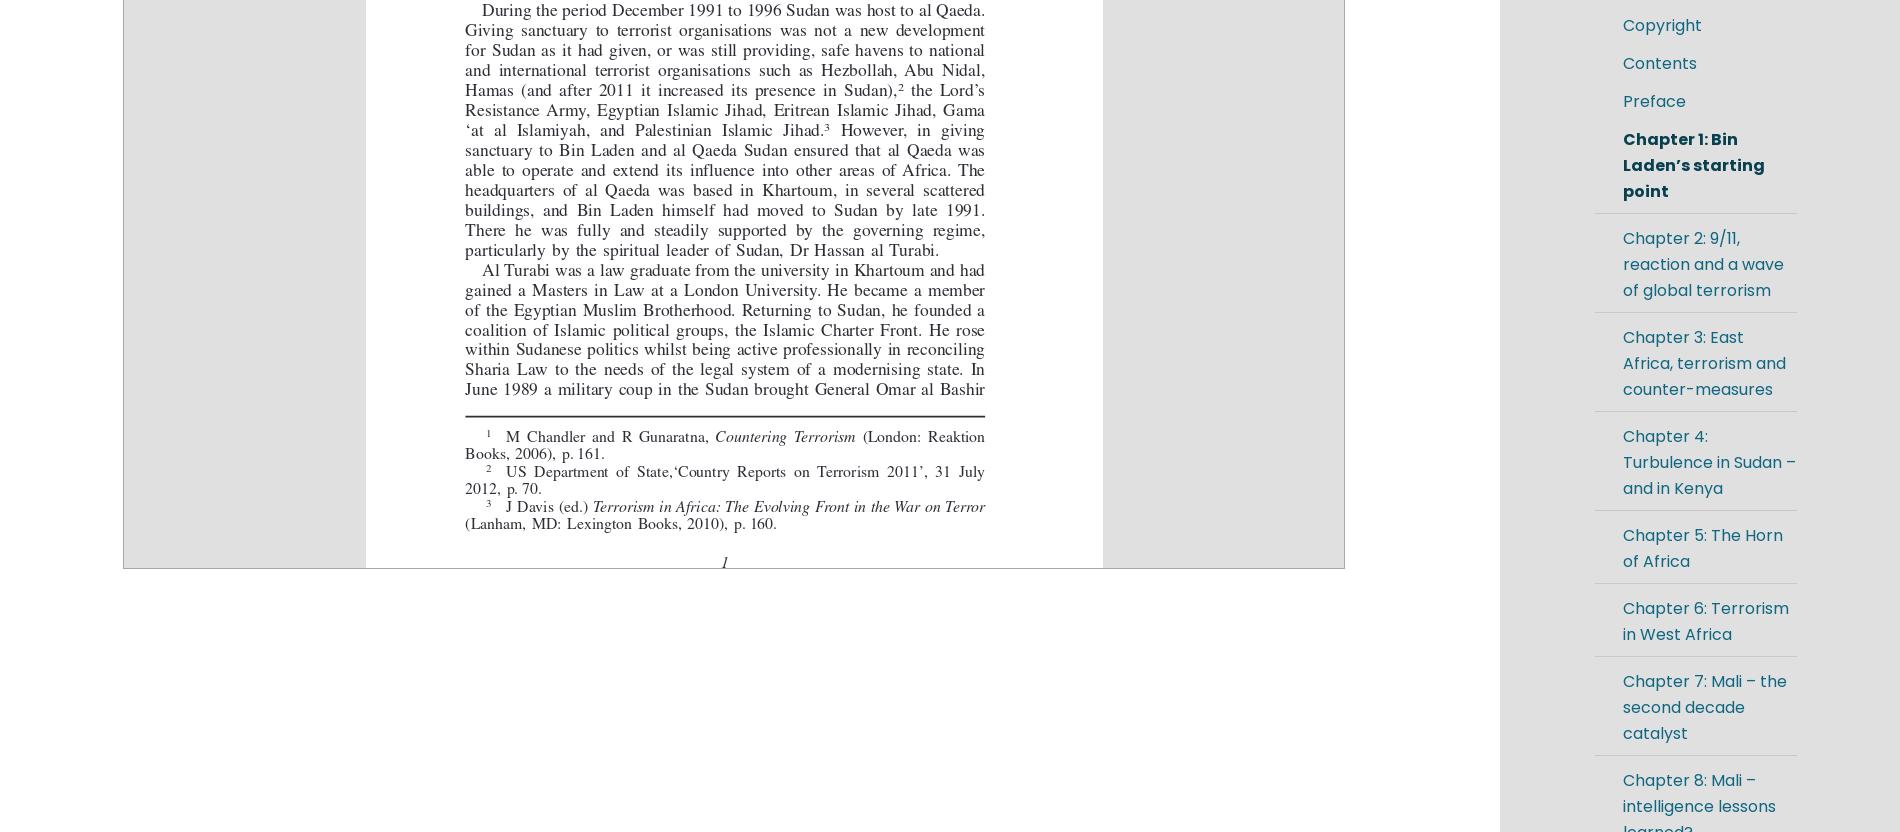 Image resolution: width=1900 pixels, height=832 pixels. I want to click on 'Chapter 1: Bin Laden’s starting point', so click(1622, 164).